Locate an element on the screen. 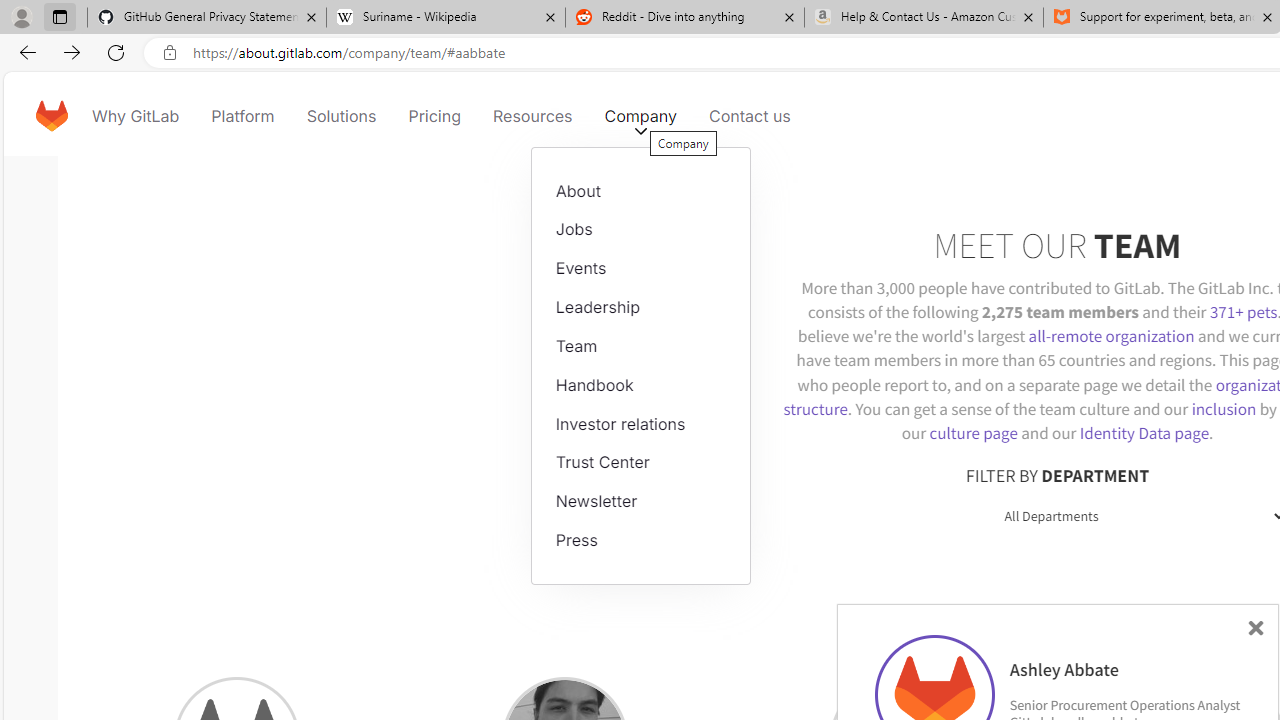  'inclusion' is located at coordinates (1222, 407).